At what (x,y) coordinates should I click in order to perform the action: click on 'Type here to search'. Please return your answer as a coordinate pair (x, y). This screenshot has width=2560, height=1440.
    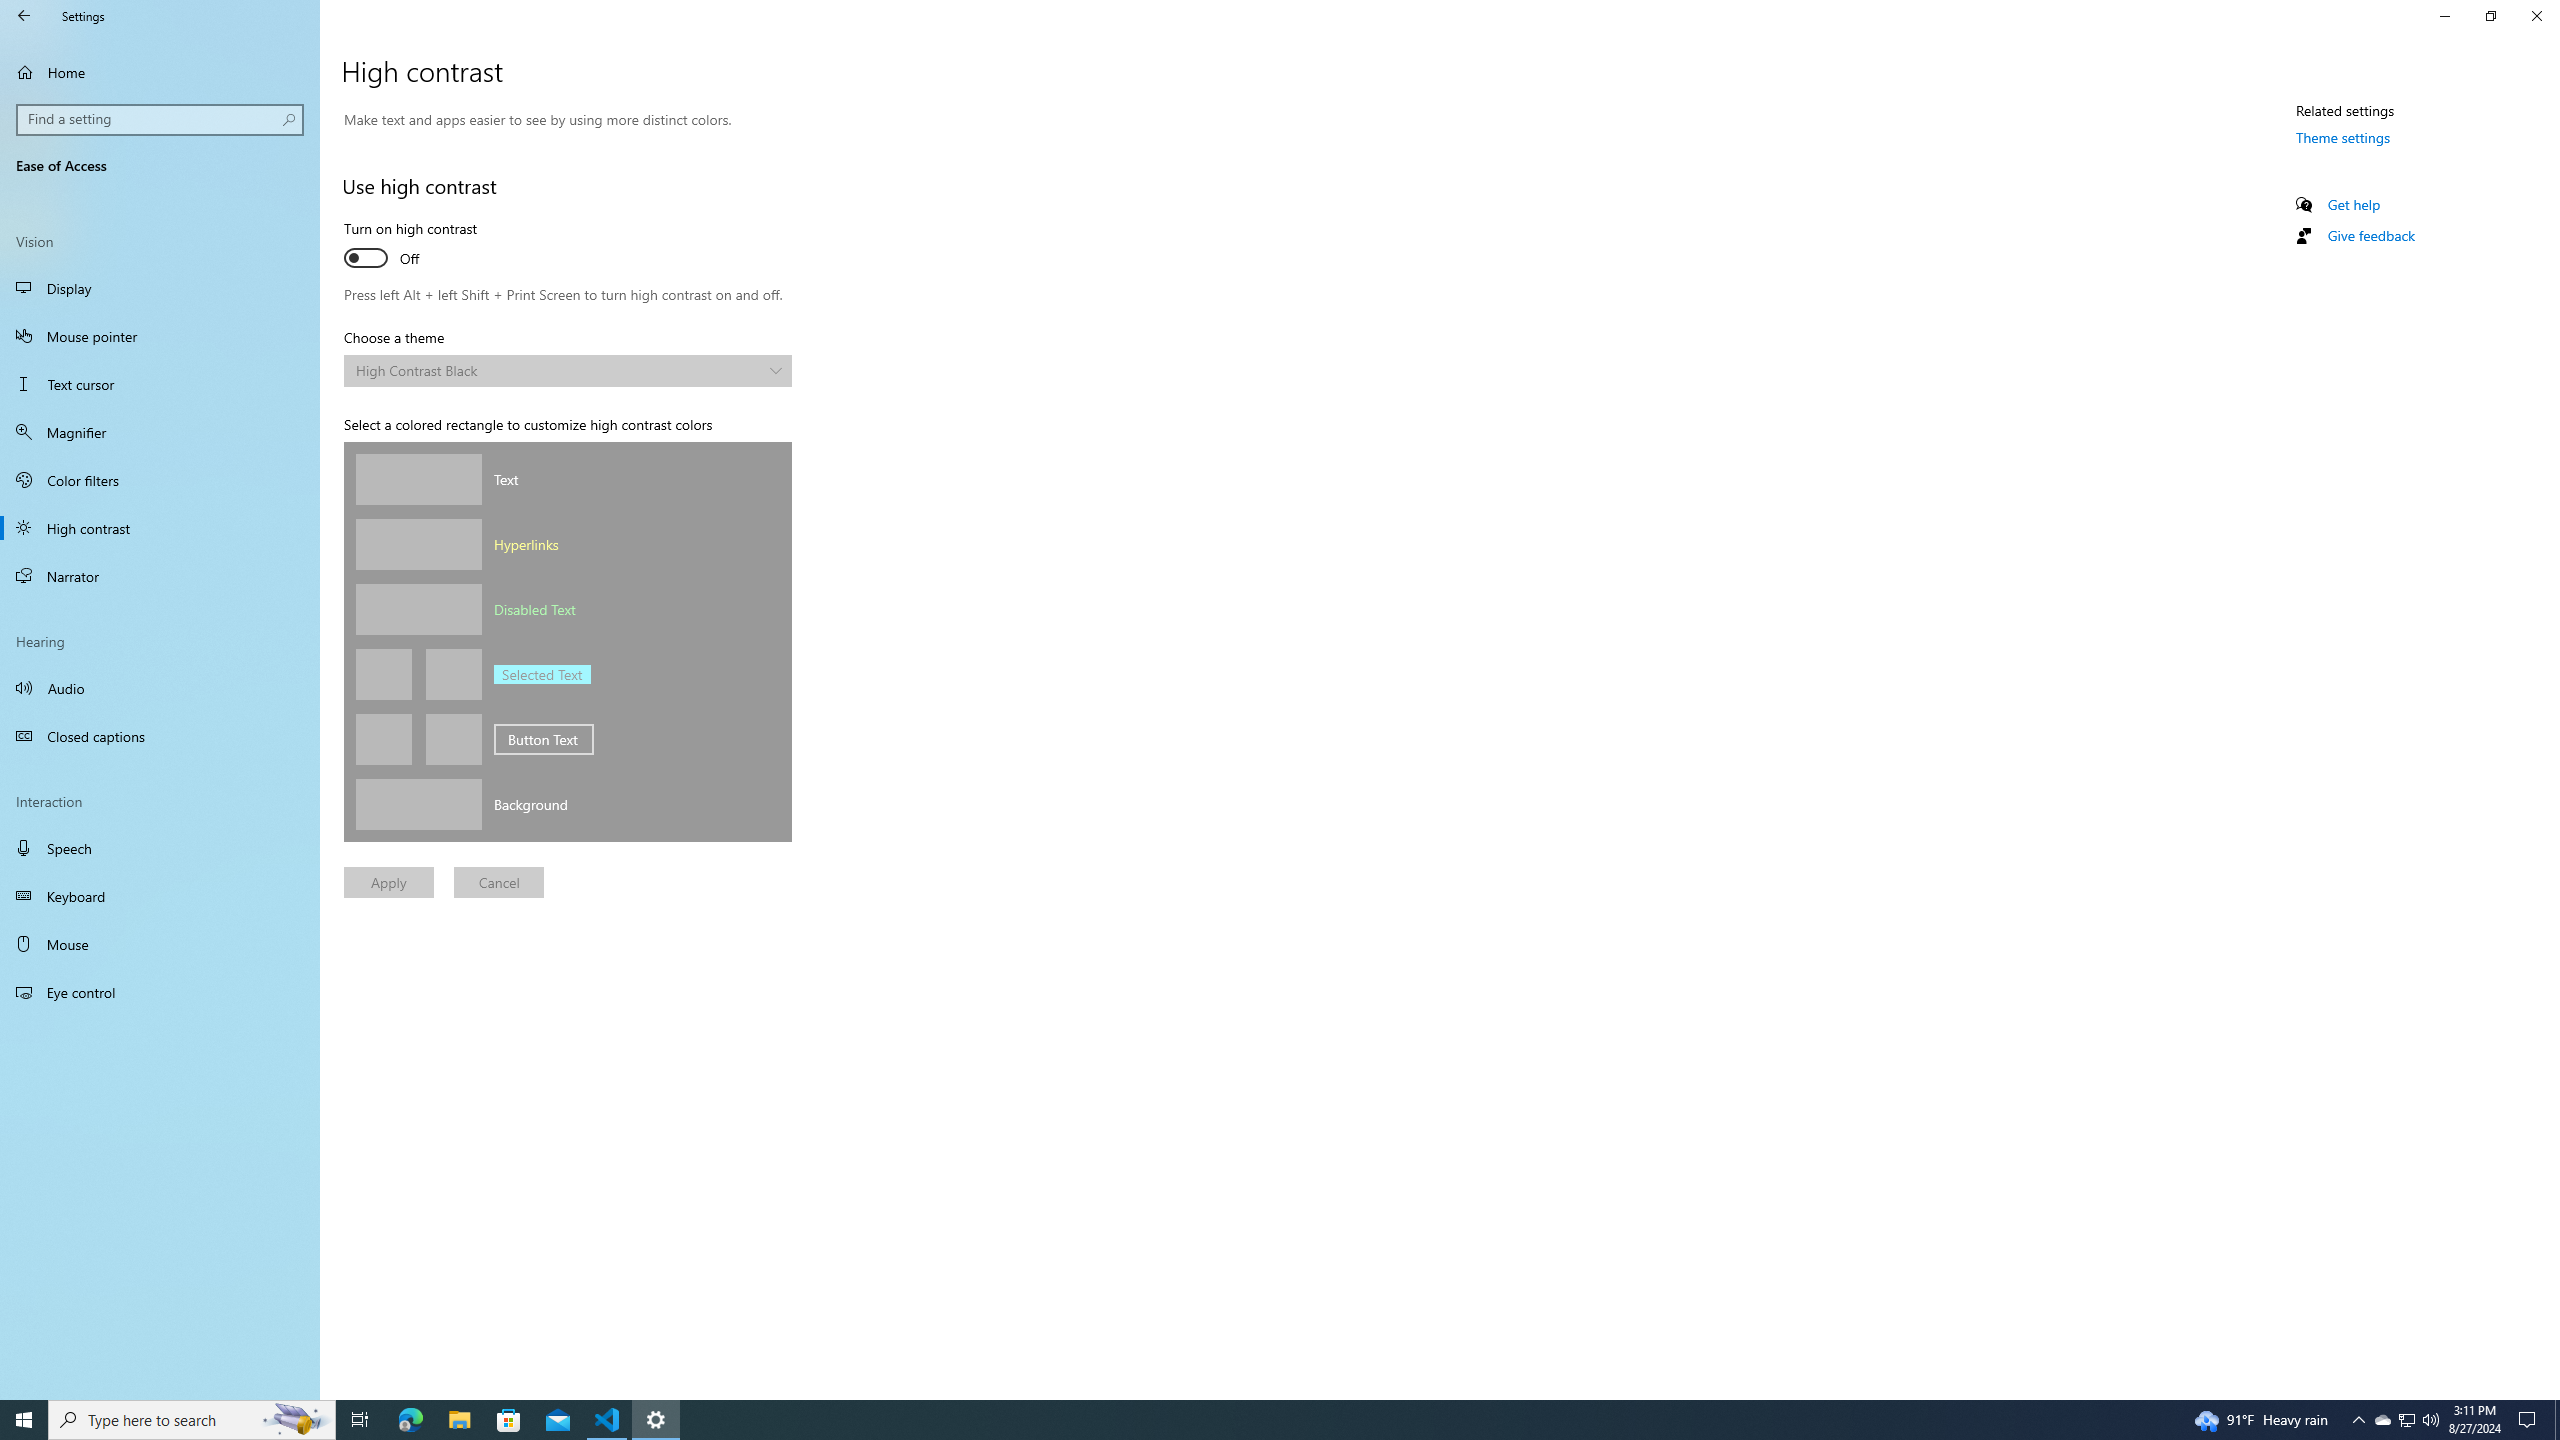
    Looking at the image, I should click on (191, 1418).